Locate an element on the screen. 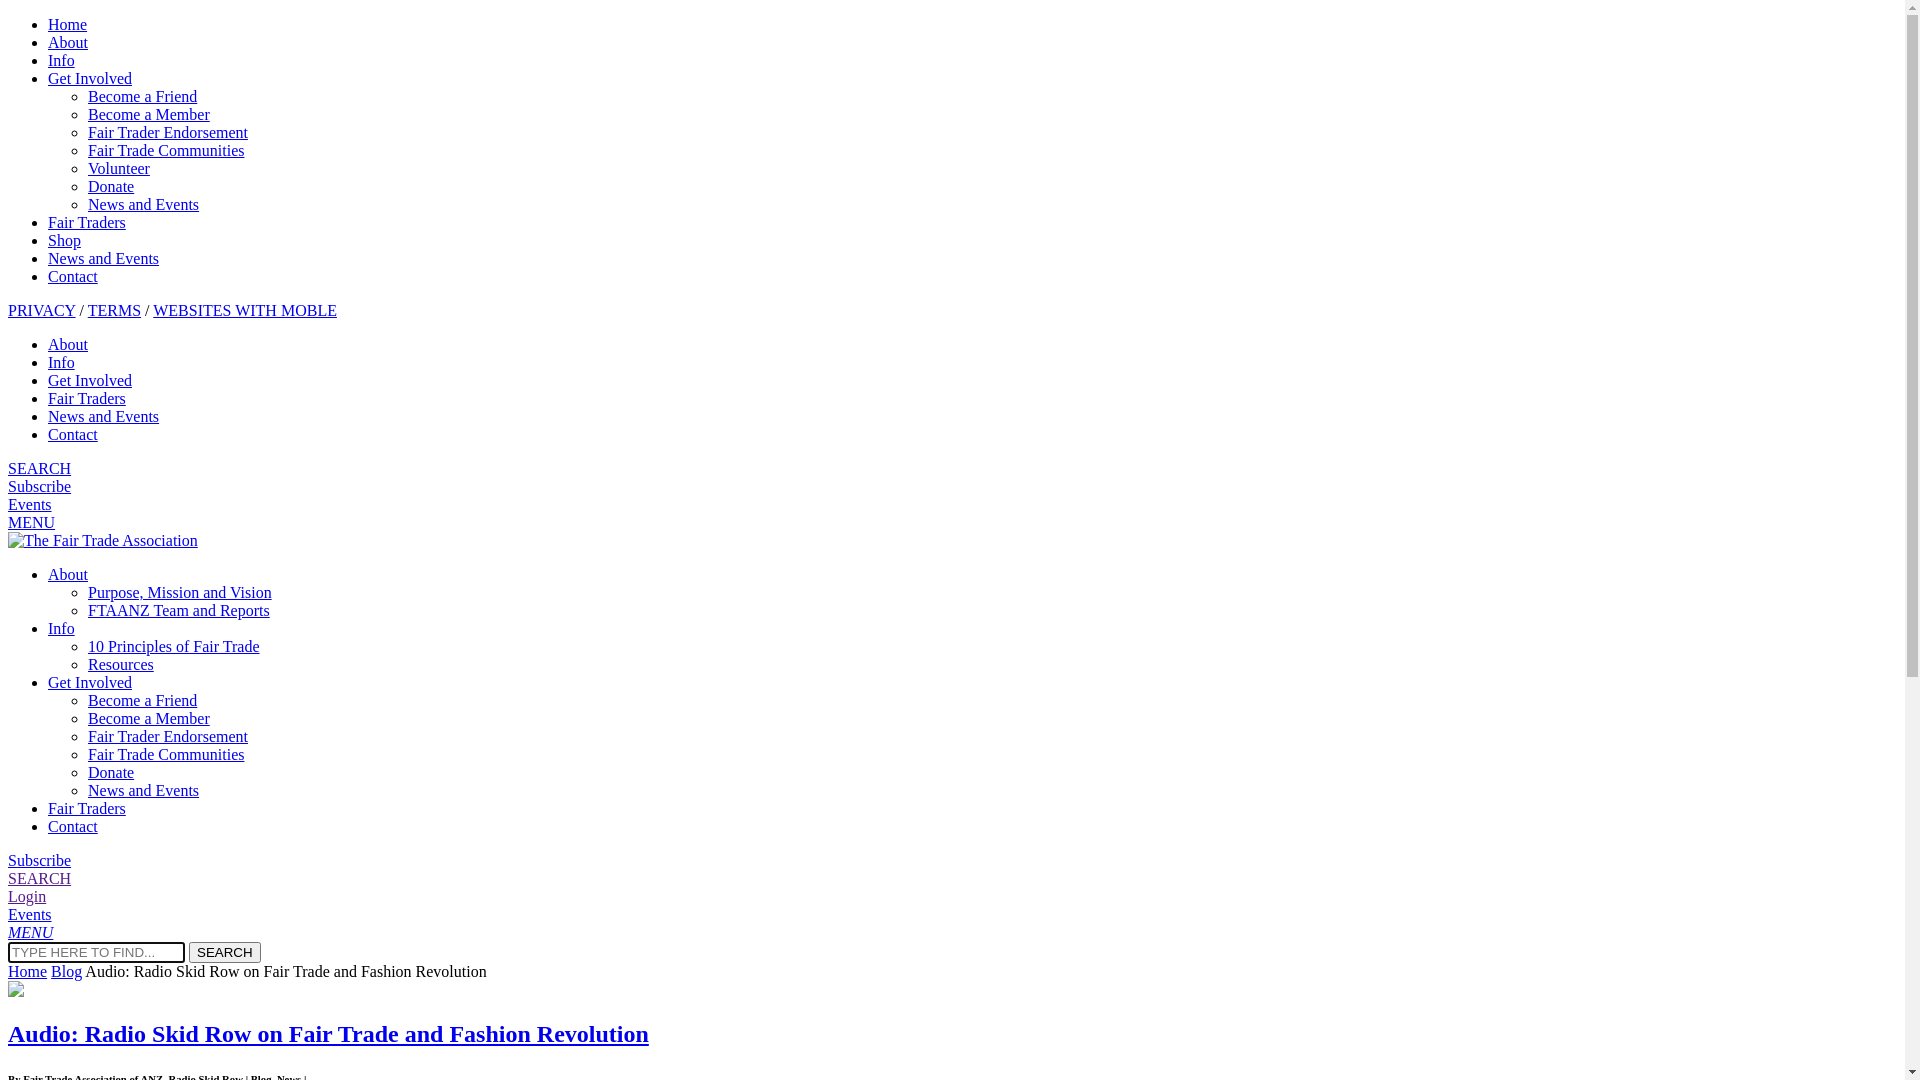  'About' is located at coordinates (48, 343).